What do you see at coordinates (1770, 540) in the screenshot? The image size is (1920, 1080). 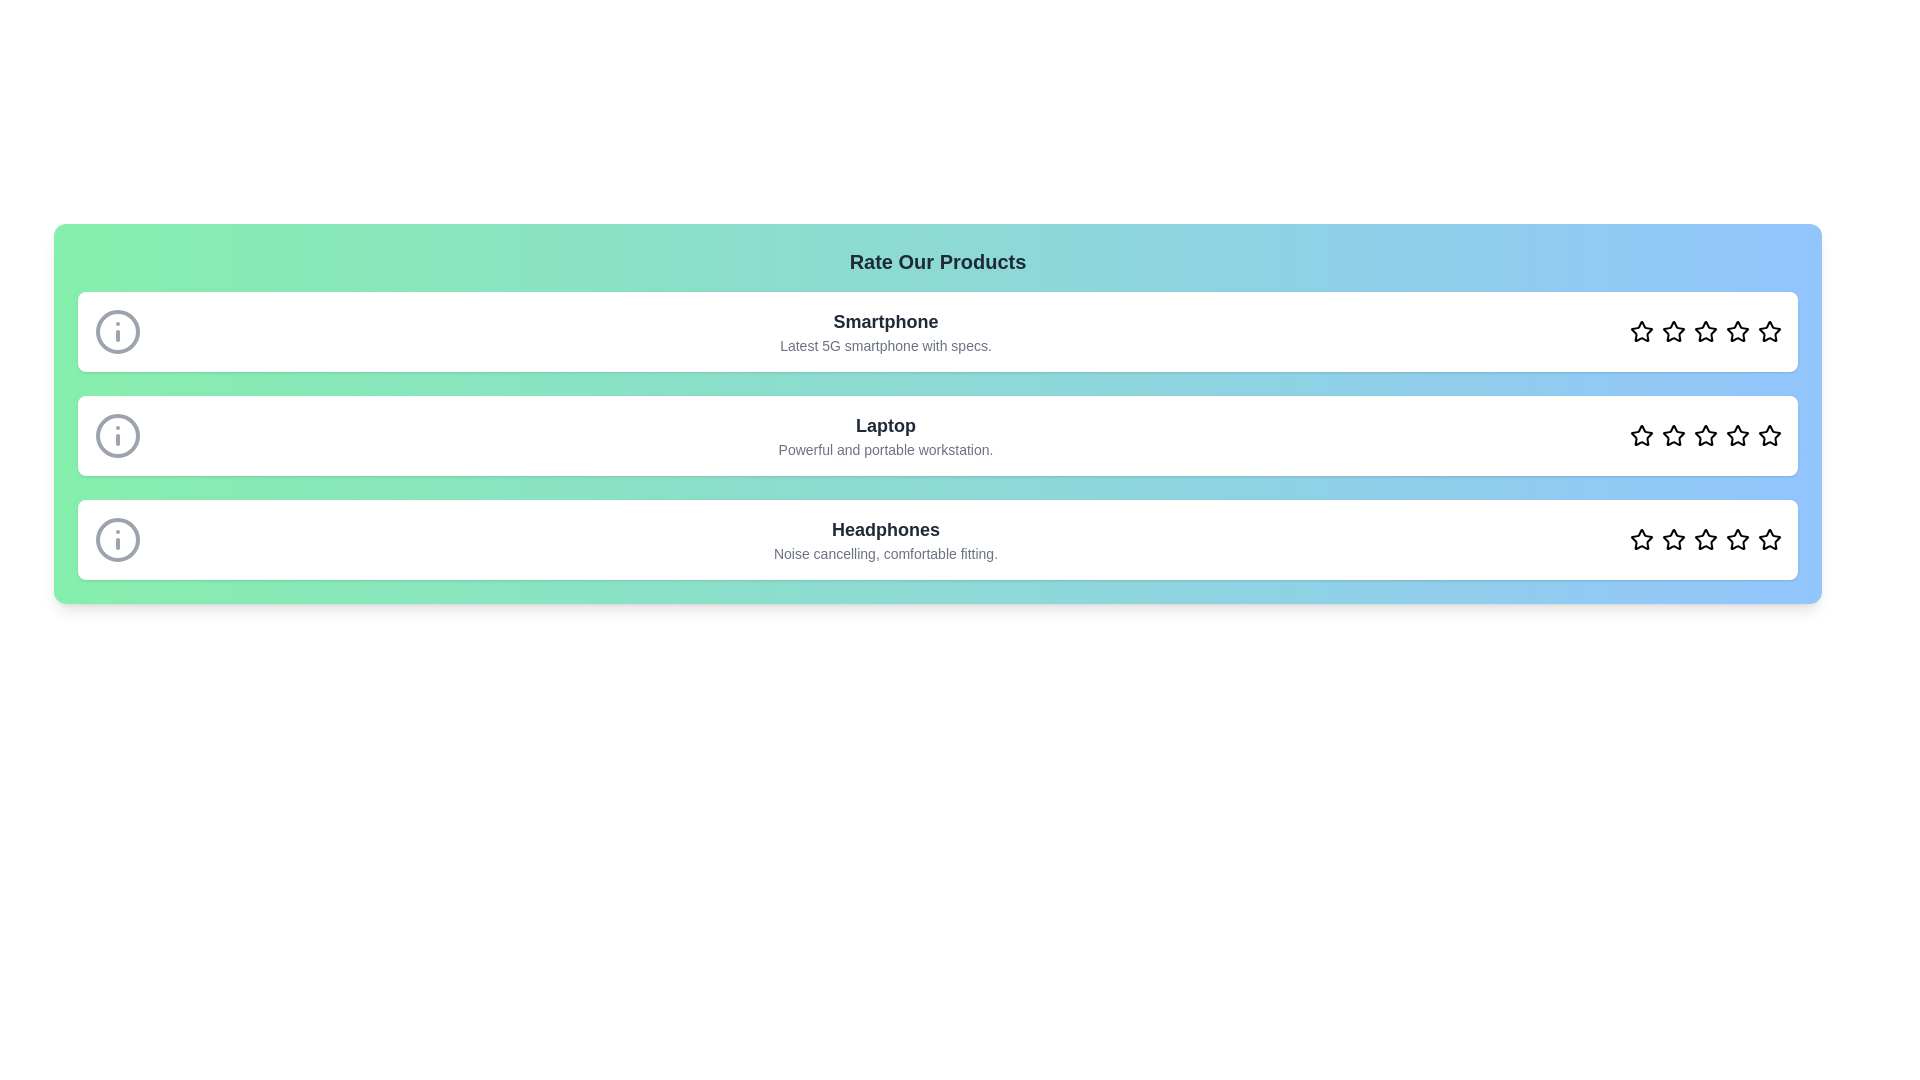 I see `the fifth star in the rating sequence for 'Headphones'` at bounding box center [1770, 540].